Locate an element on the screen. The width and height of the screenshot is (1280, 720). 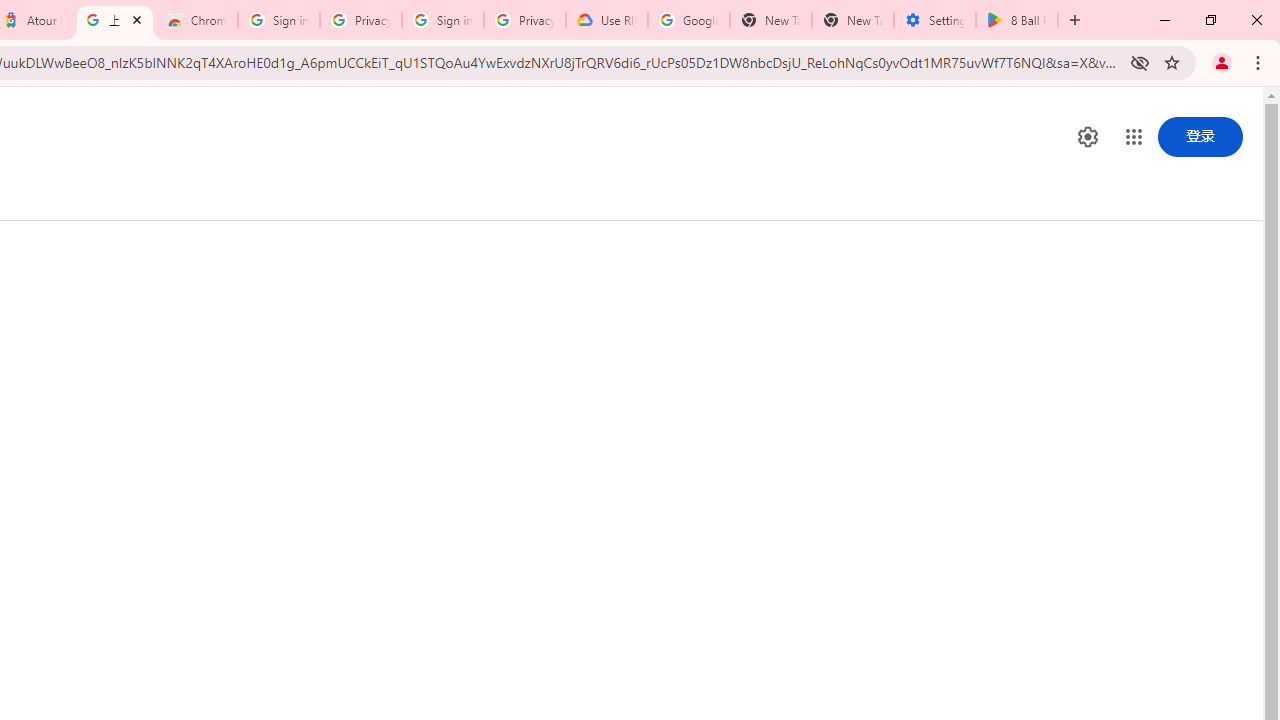
'New Tab' is located at coordinates (852, 20).